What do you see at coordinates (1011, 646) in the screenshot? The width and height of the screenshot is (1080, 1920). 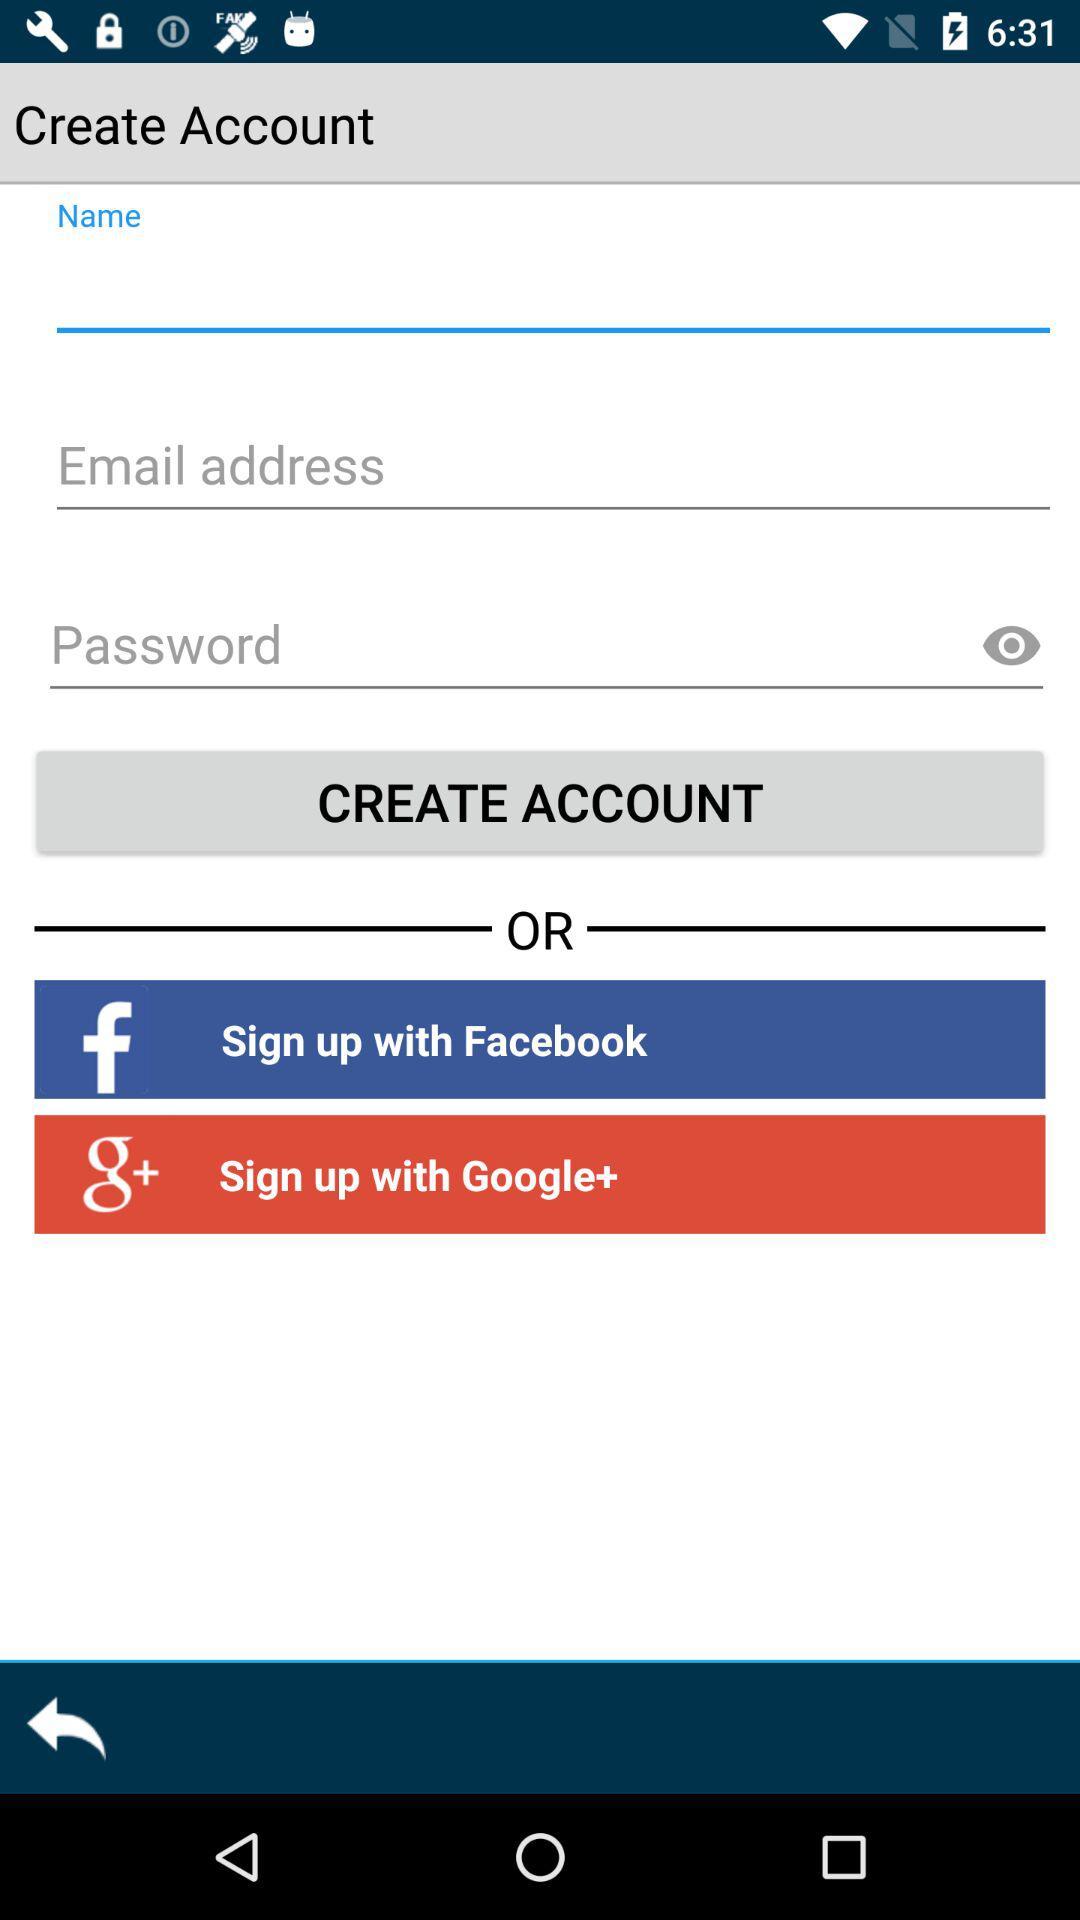 I see `show password` at bounding box center [1011, 646].